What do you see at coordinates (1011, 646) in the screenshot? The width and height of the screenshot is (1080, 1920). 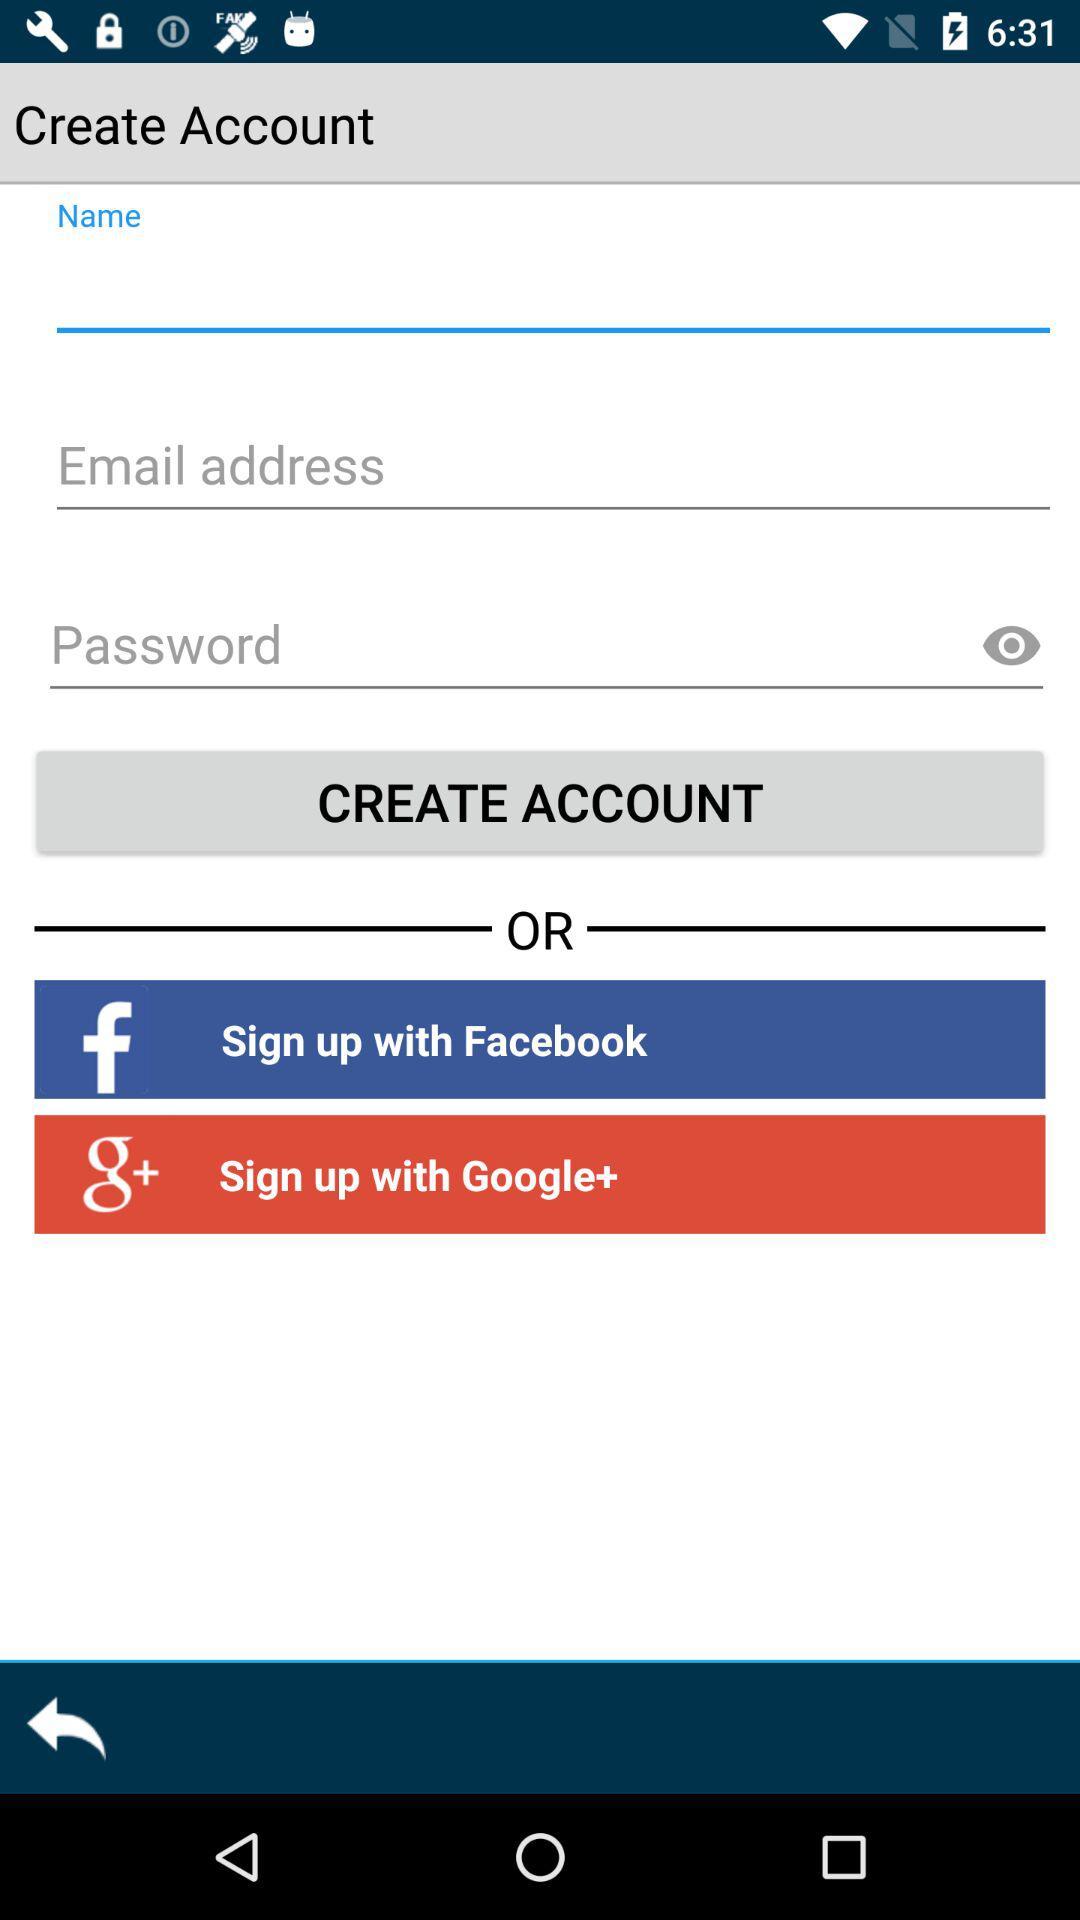 I see `show password` at bounding box center [1011, 646].